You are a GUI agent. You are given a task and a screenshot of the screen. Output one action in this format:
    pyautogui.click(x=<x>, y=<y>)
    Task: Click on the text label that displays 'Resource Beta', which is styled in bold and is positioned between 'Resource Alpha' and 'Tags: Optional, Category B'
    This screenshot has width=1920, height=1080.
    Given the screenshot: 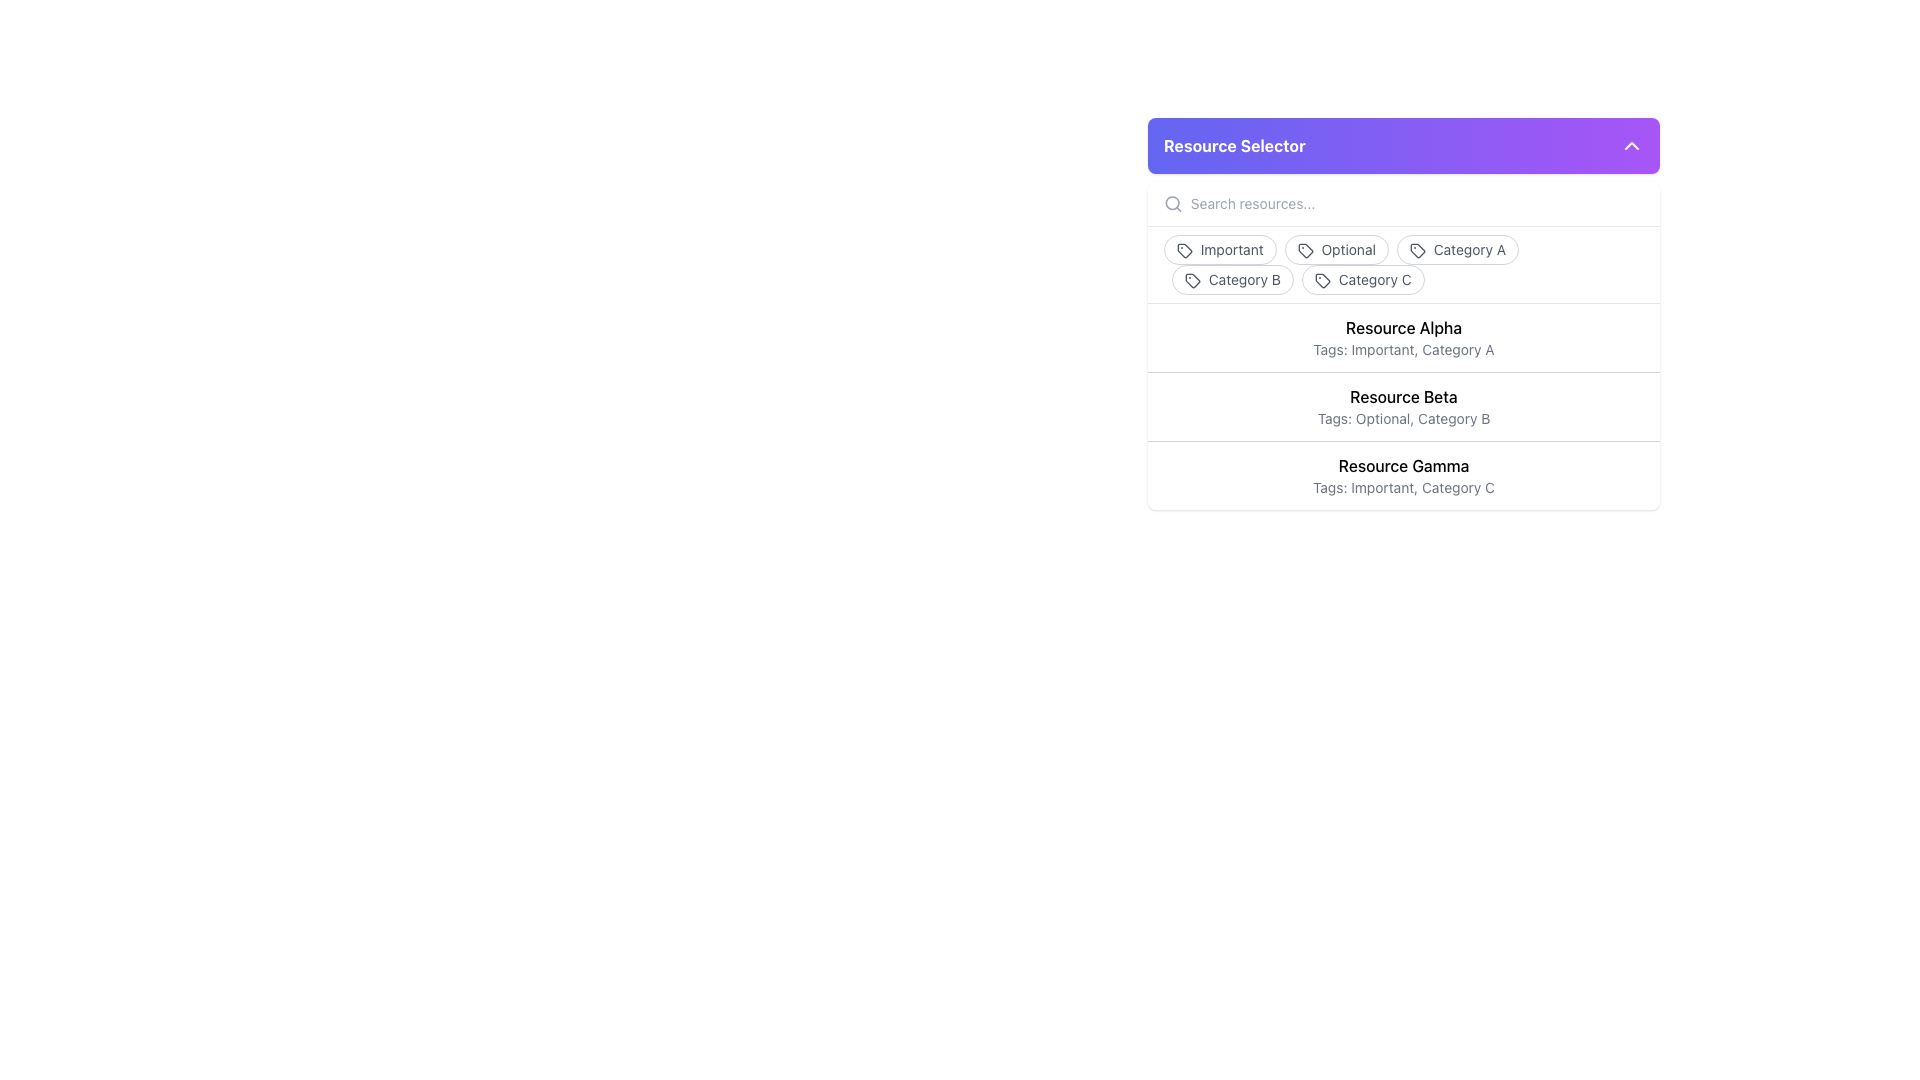 What is the action you would take?
    pyautogui.click(x=1402, y=397)
    